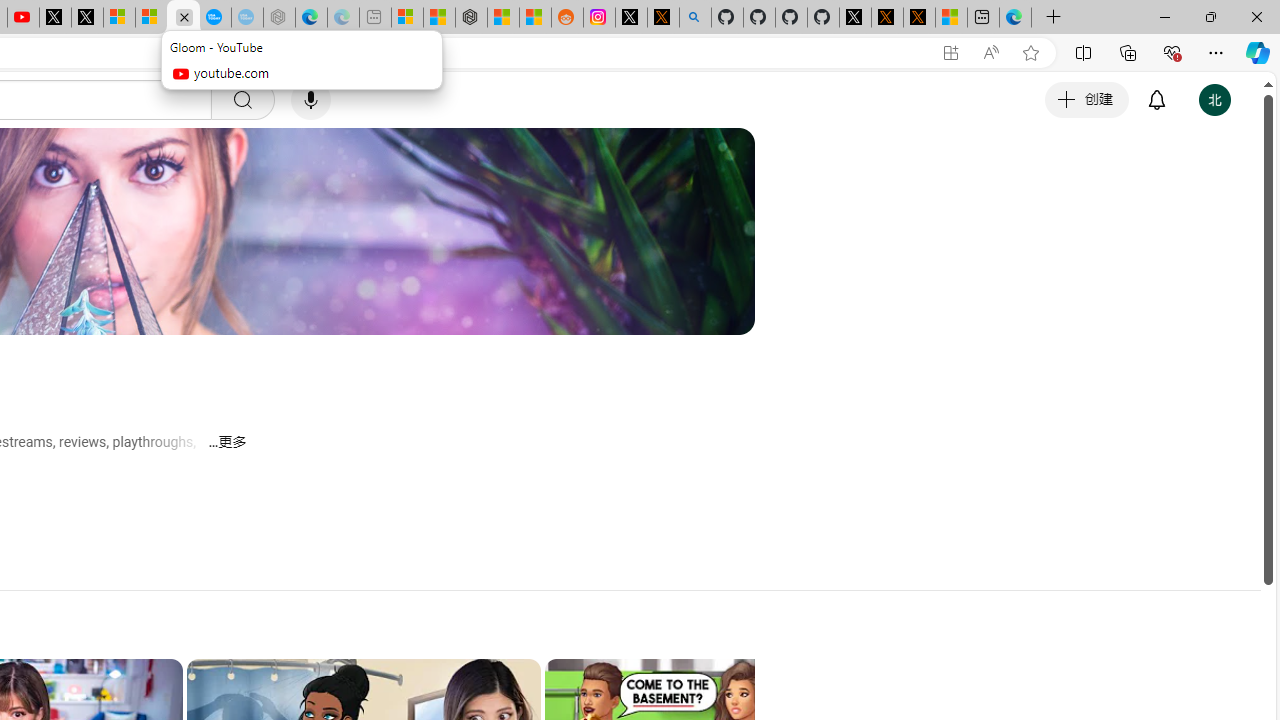 Image resolution: width=1280 pixels, height=720 pixels. I want to click on 'Restore', so click(1209, 16).